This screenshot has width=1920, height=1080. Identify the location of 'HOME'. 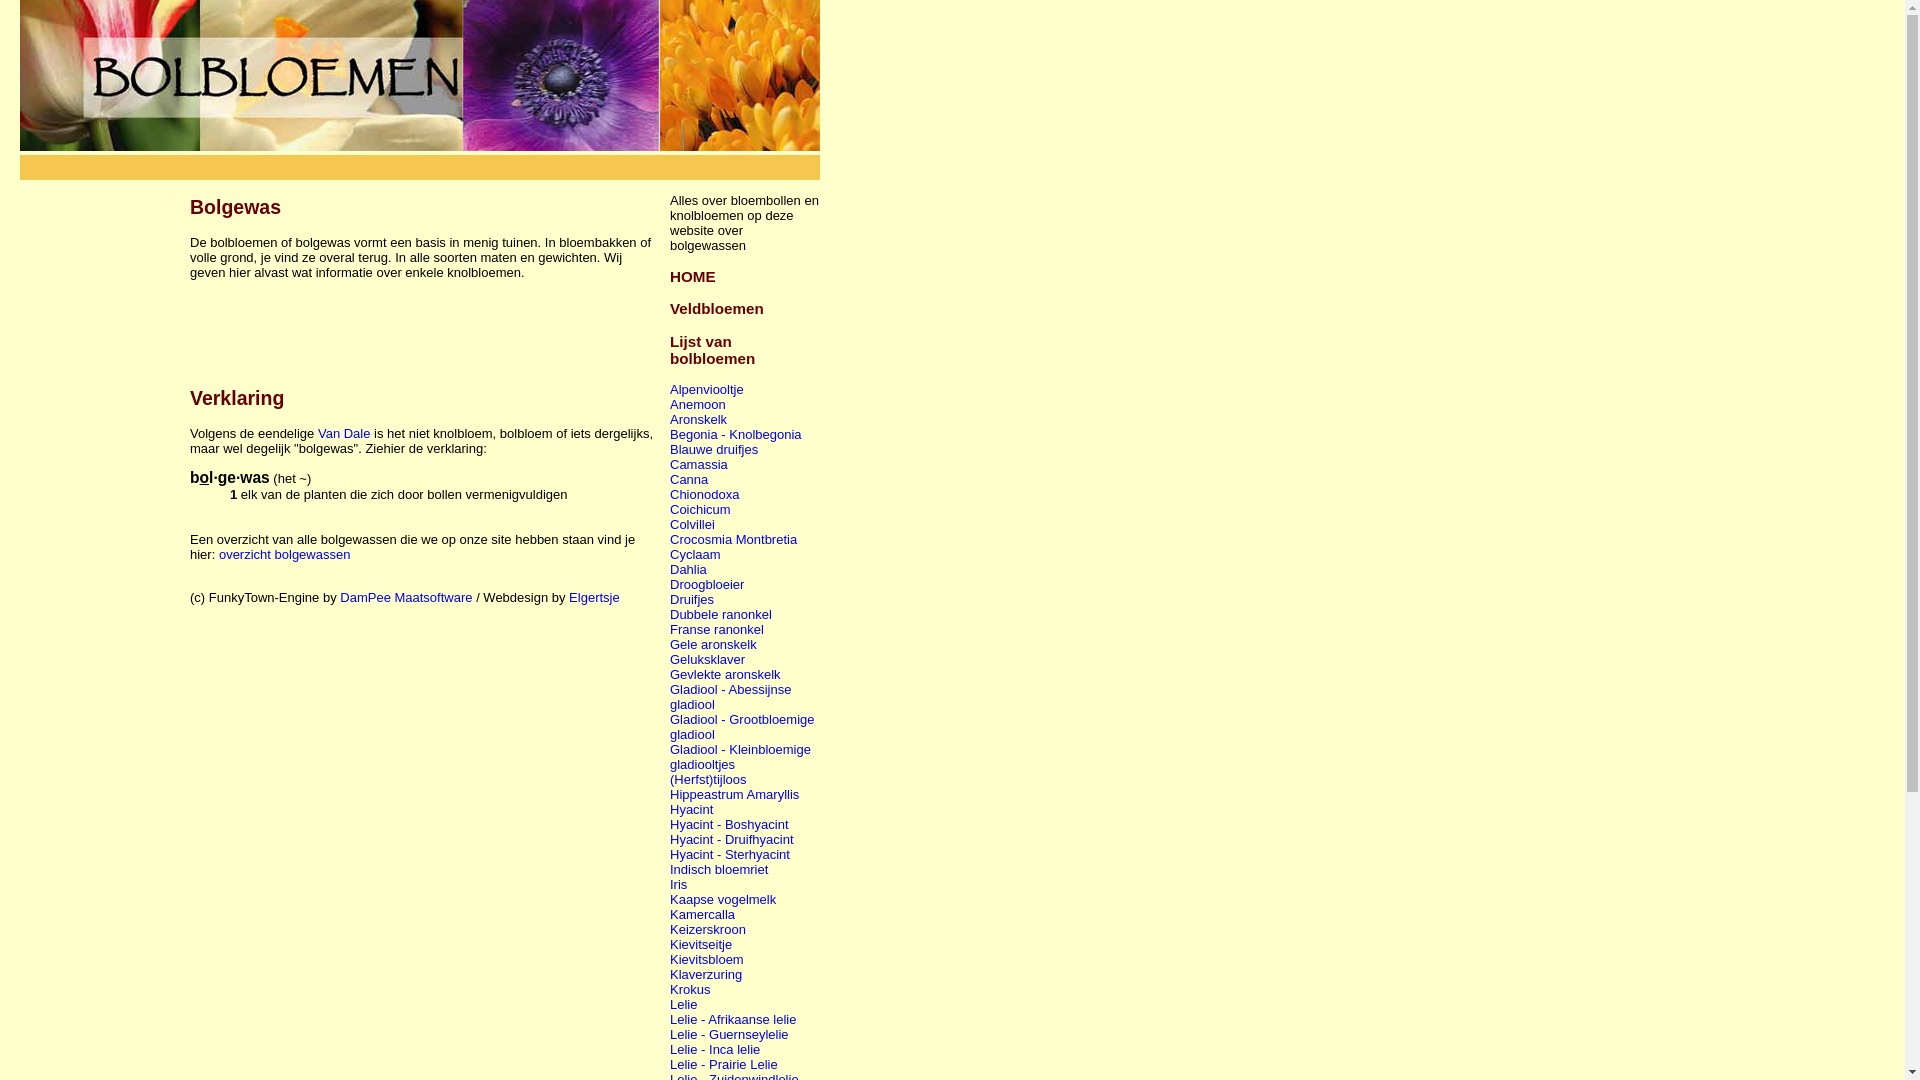
(692, 276).